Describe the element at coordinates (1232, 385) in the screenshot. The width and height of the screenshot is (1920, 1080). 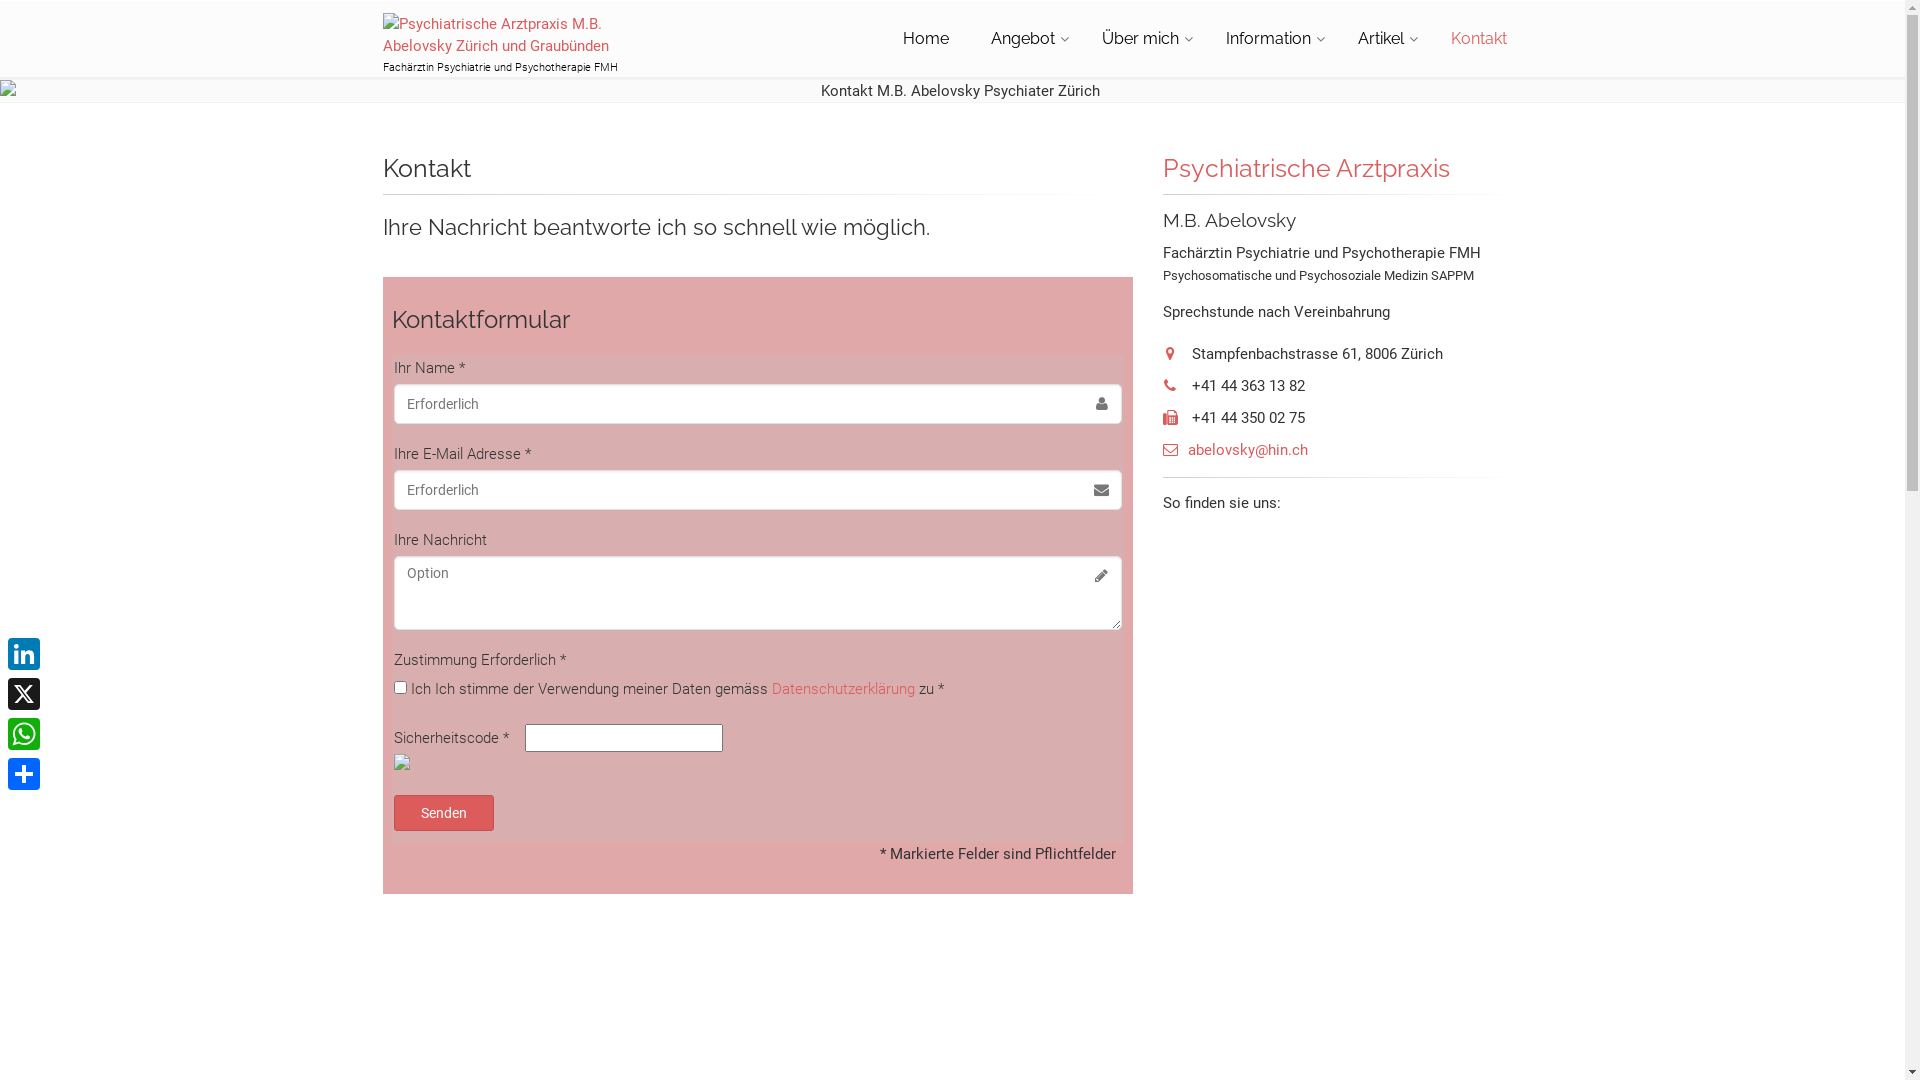
I see `'+41 44 363 13 82'` at that location.